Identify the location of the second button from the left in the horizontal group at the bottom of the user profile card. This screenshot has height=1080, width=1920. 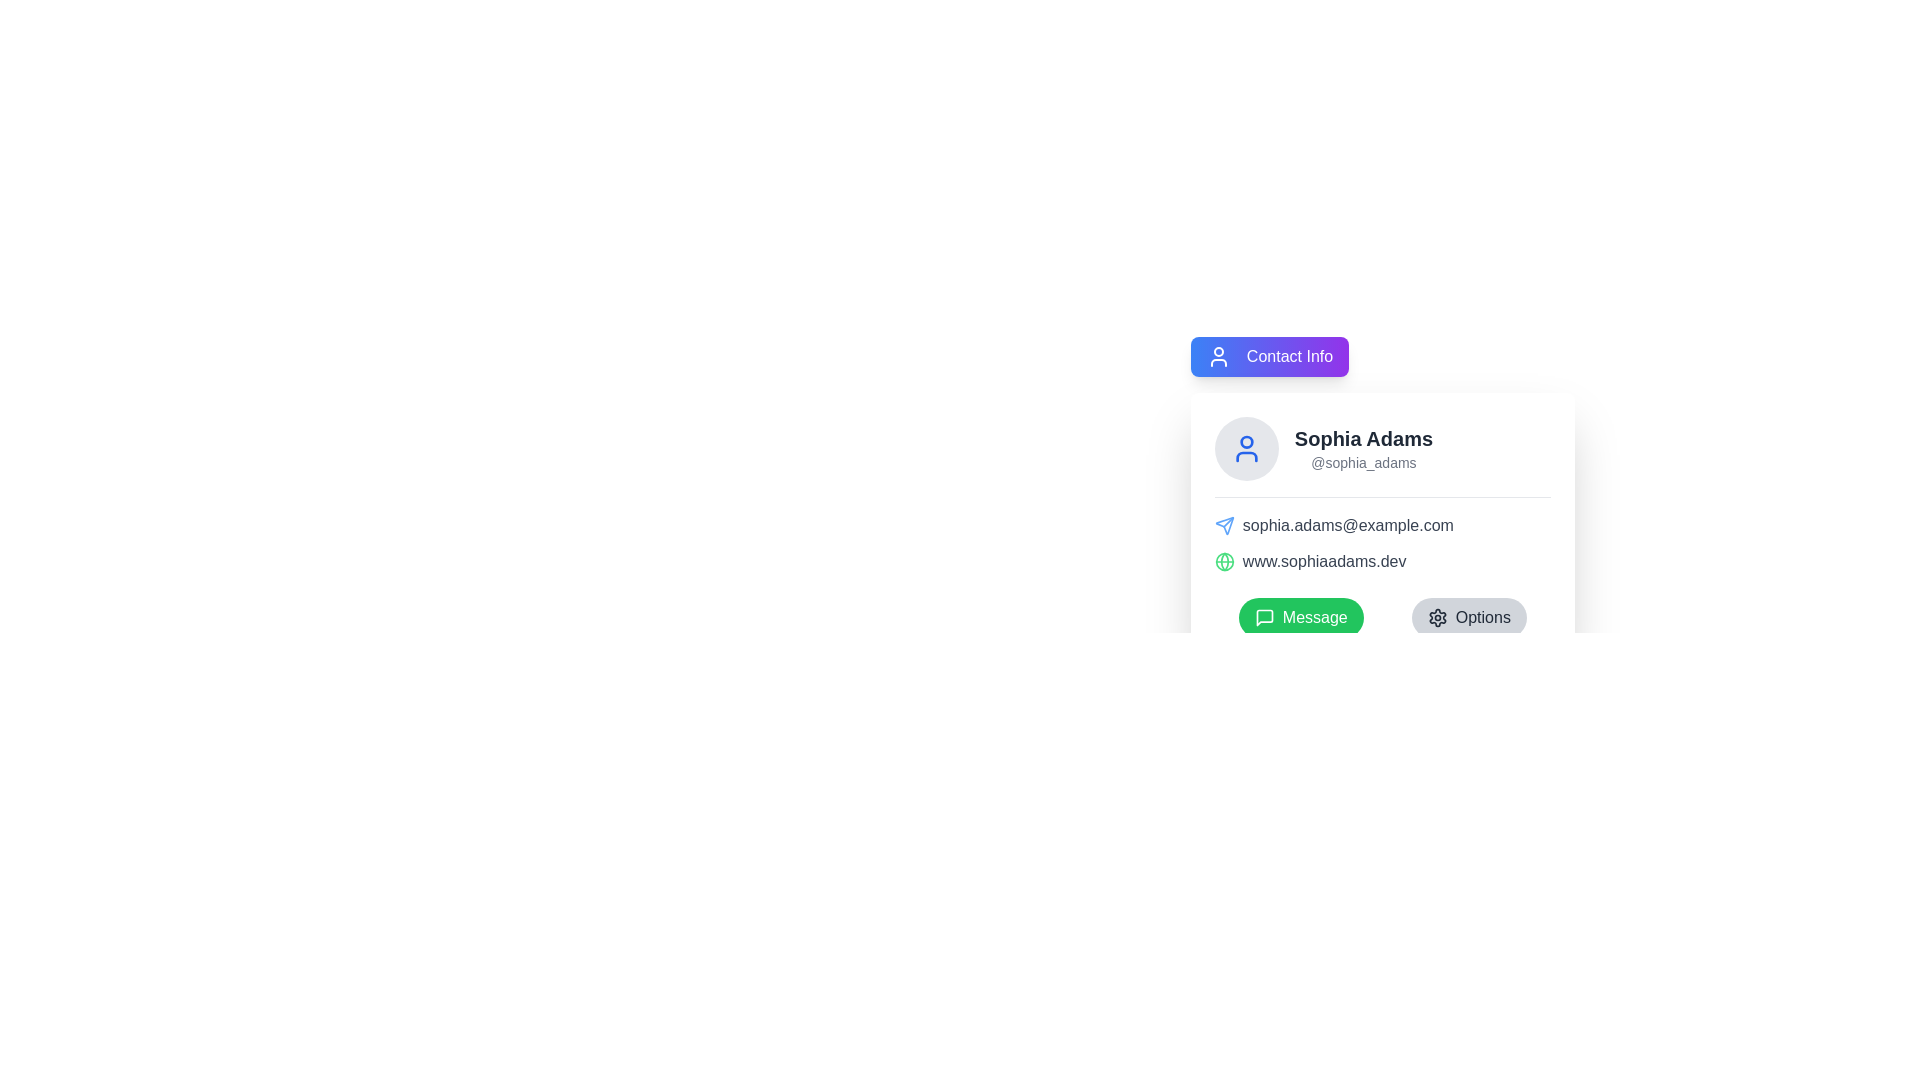
(1469, 616).